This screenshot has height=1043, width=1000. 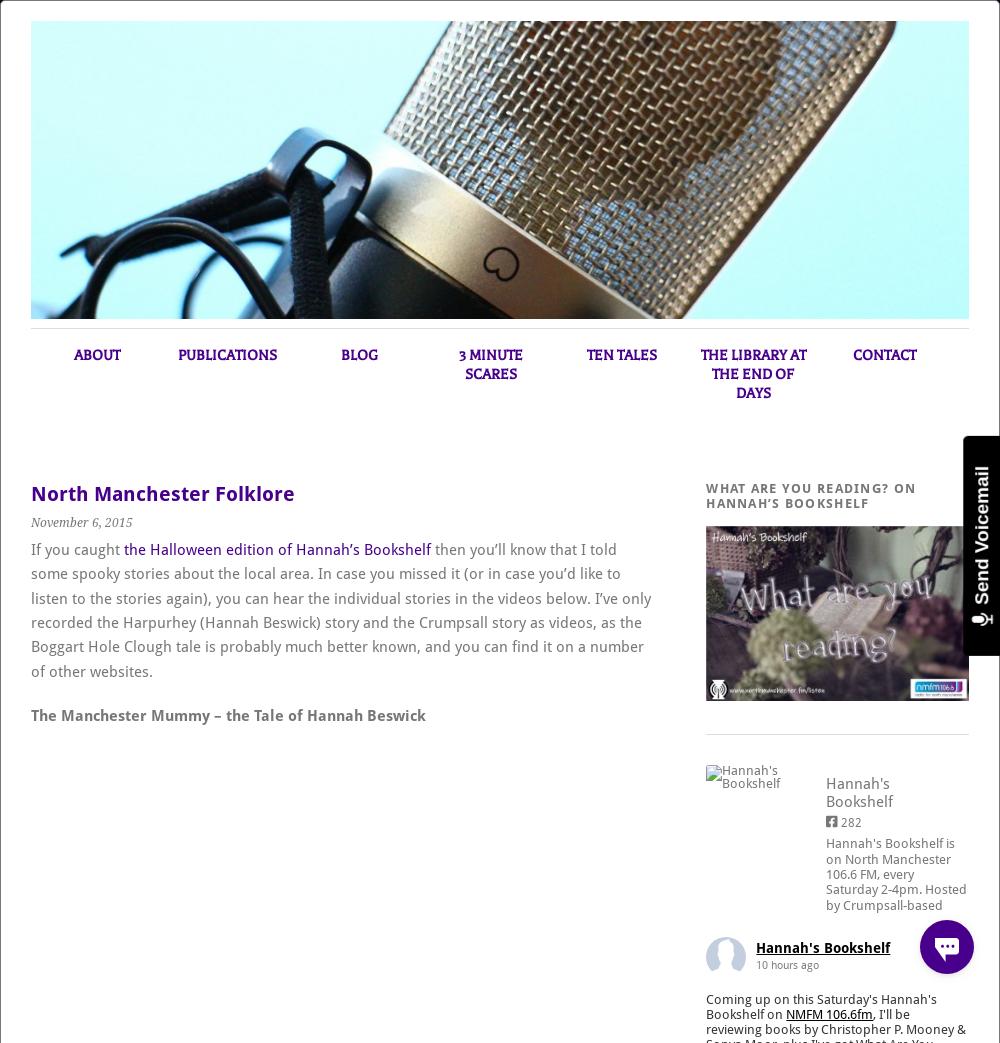 What do you see at coordinates (226, 353) in the screenshot?
I see `'Publications'` at bounding box center [226, 353].